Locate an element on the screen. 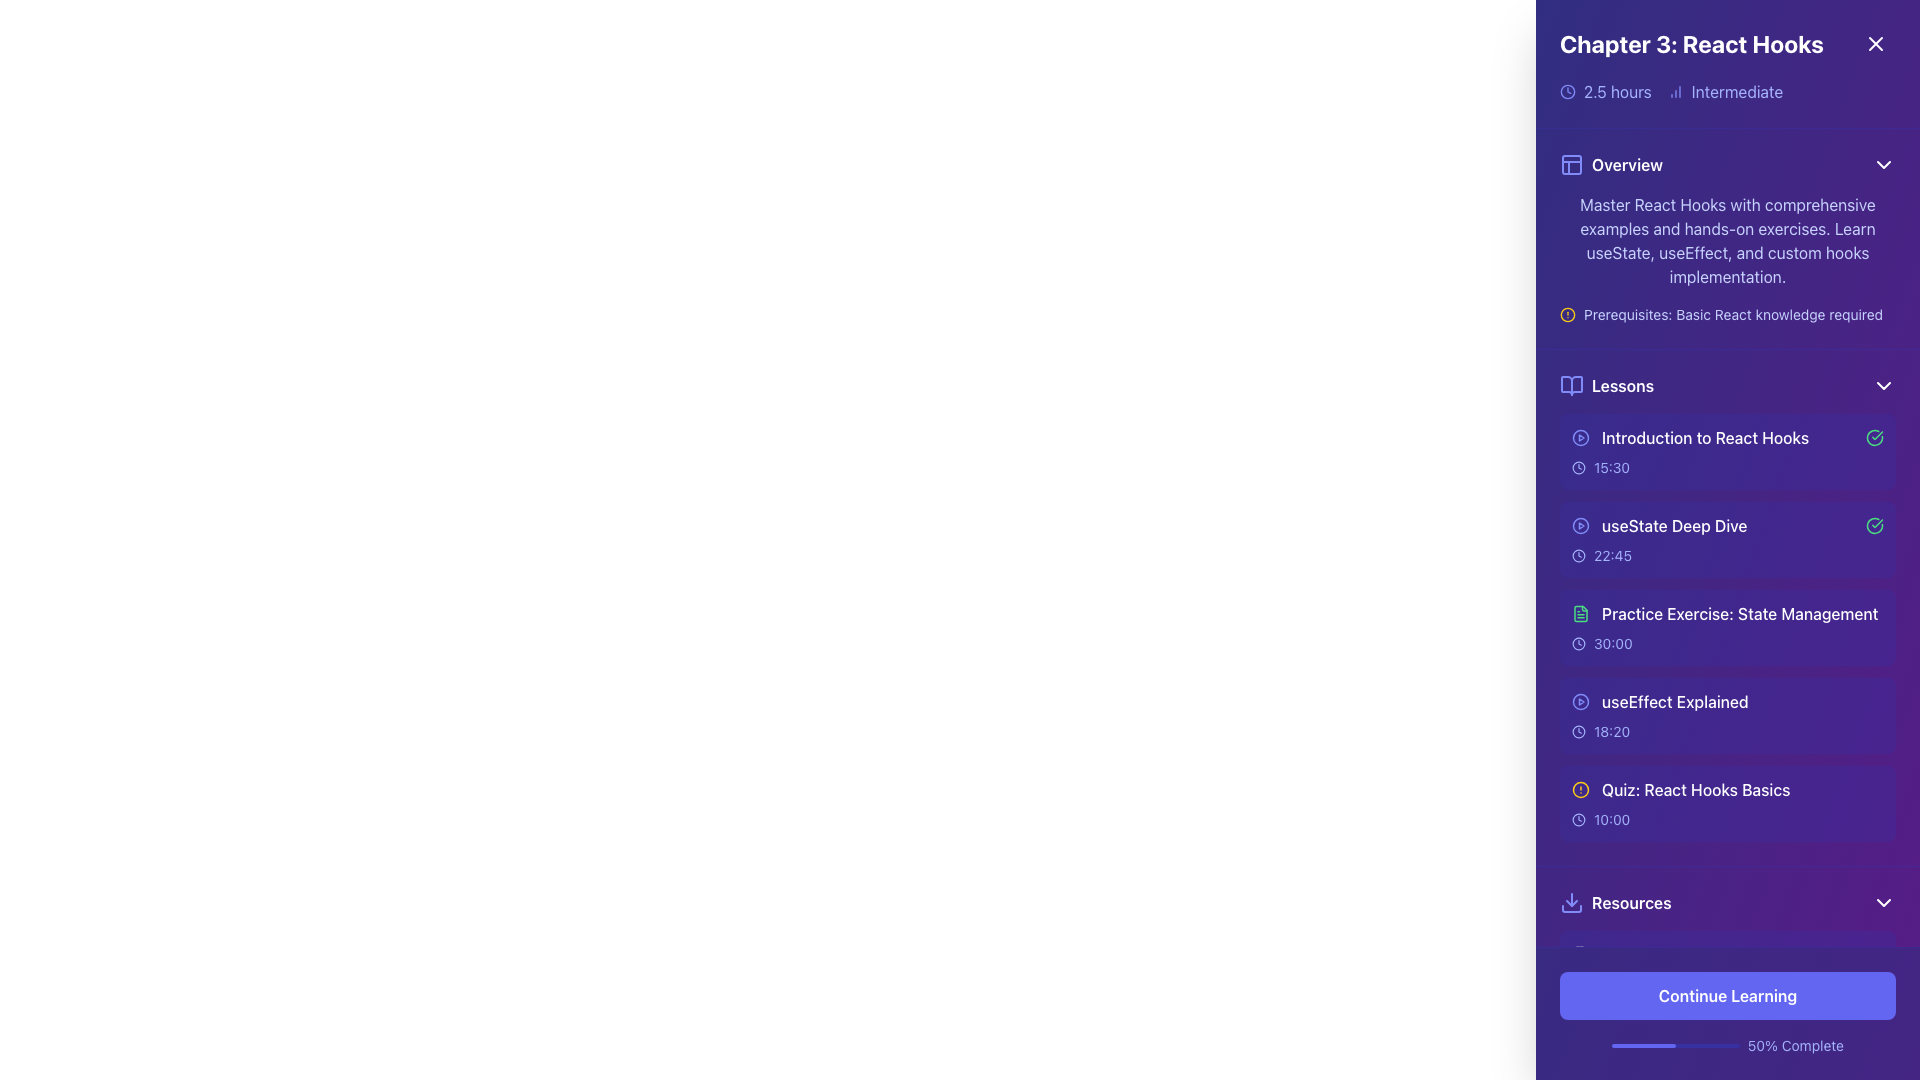 This screenshot has width=1920, height=1080. the Dropdown Toggle Icon located in the upper part of the purple side panel is located at coordinates (1882, 164).